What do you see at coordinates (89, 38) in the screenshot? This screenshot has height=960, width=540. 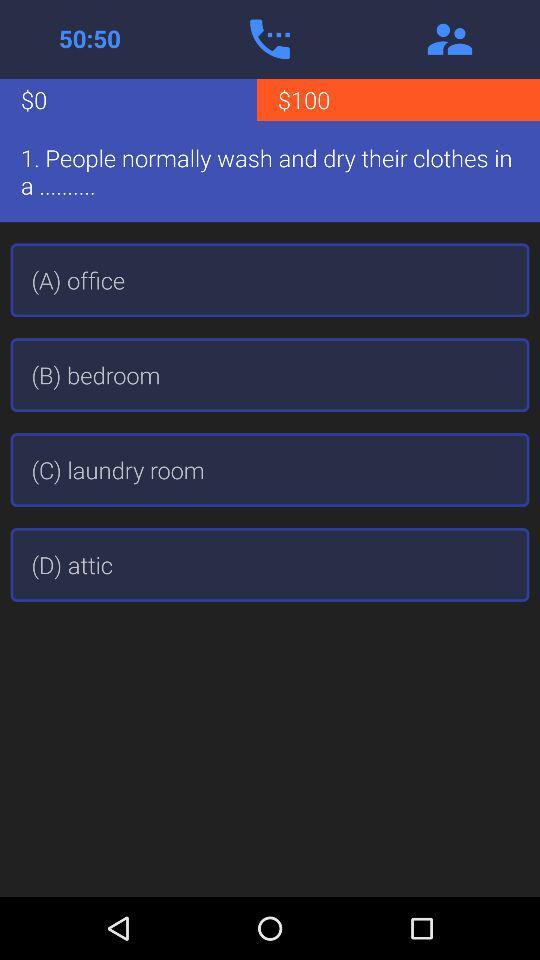 I see `scorekeeper option` at bounding box center [89, 38].